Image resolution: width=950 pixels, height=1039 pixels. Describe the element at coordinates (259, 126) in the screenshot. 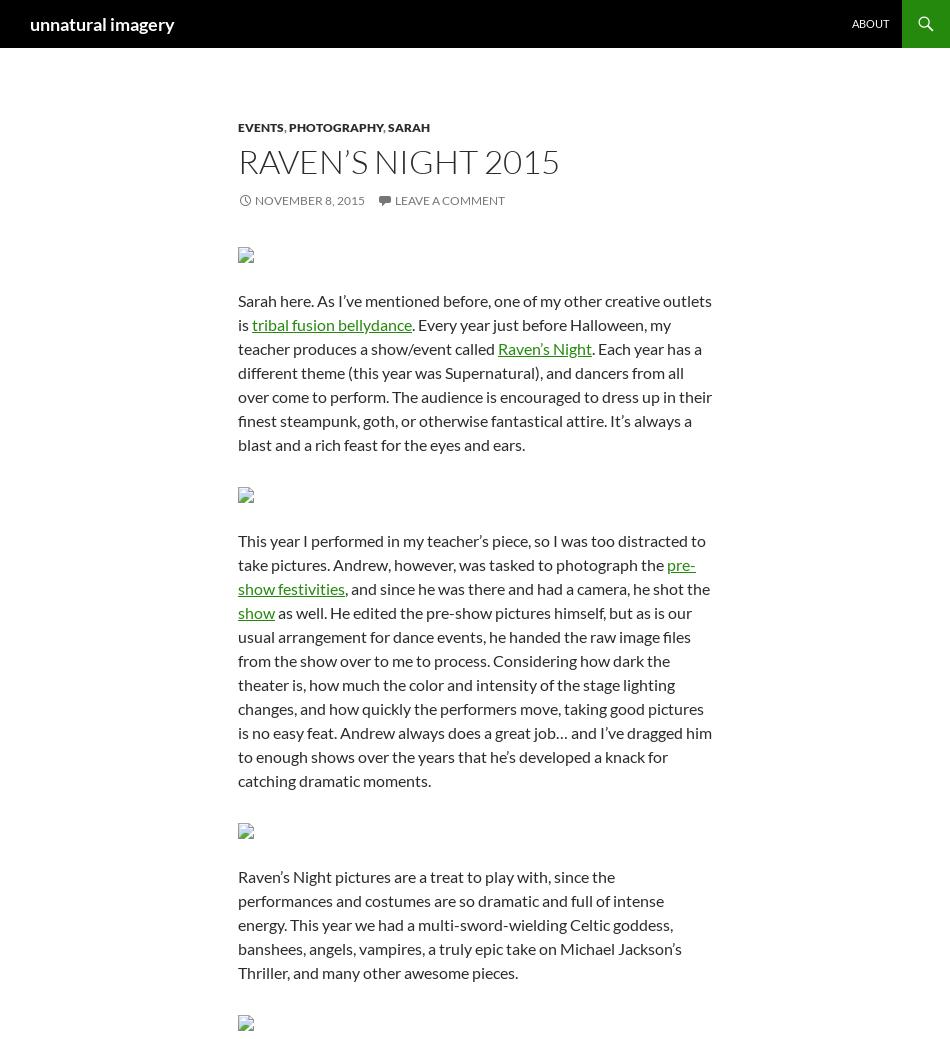

I see `'events'` at that location.